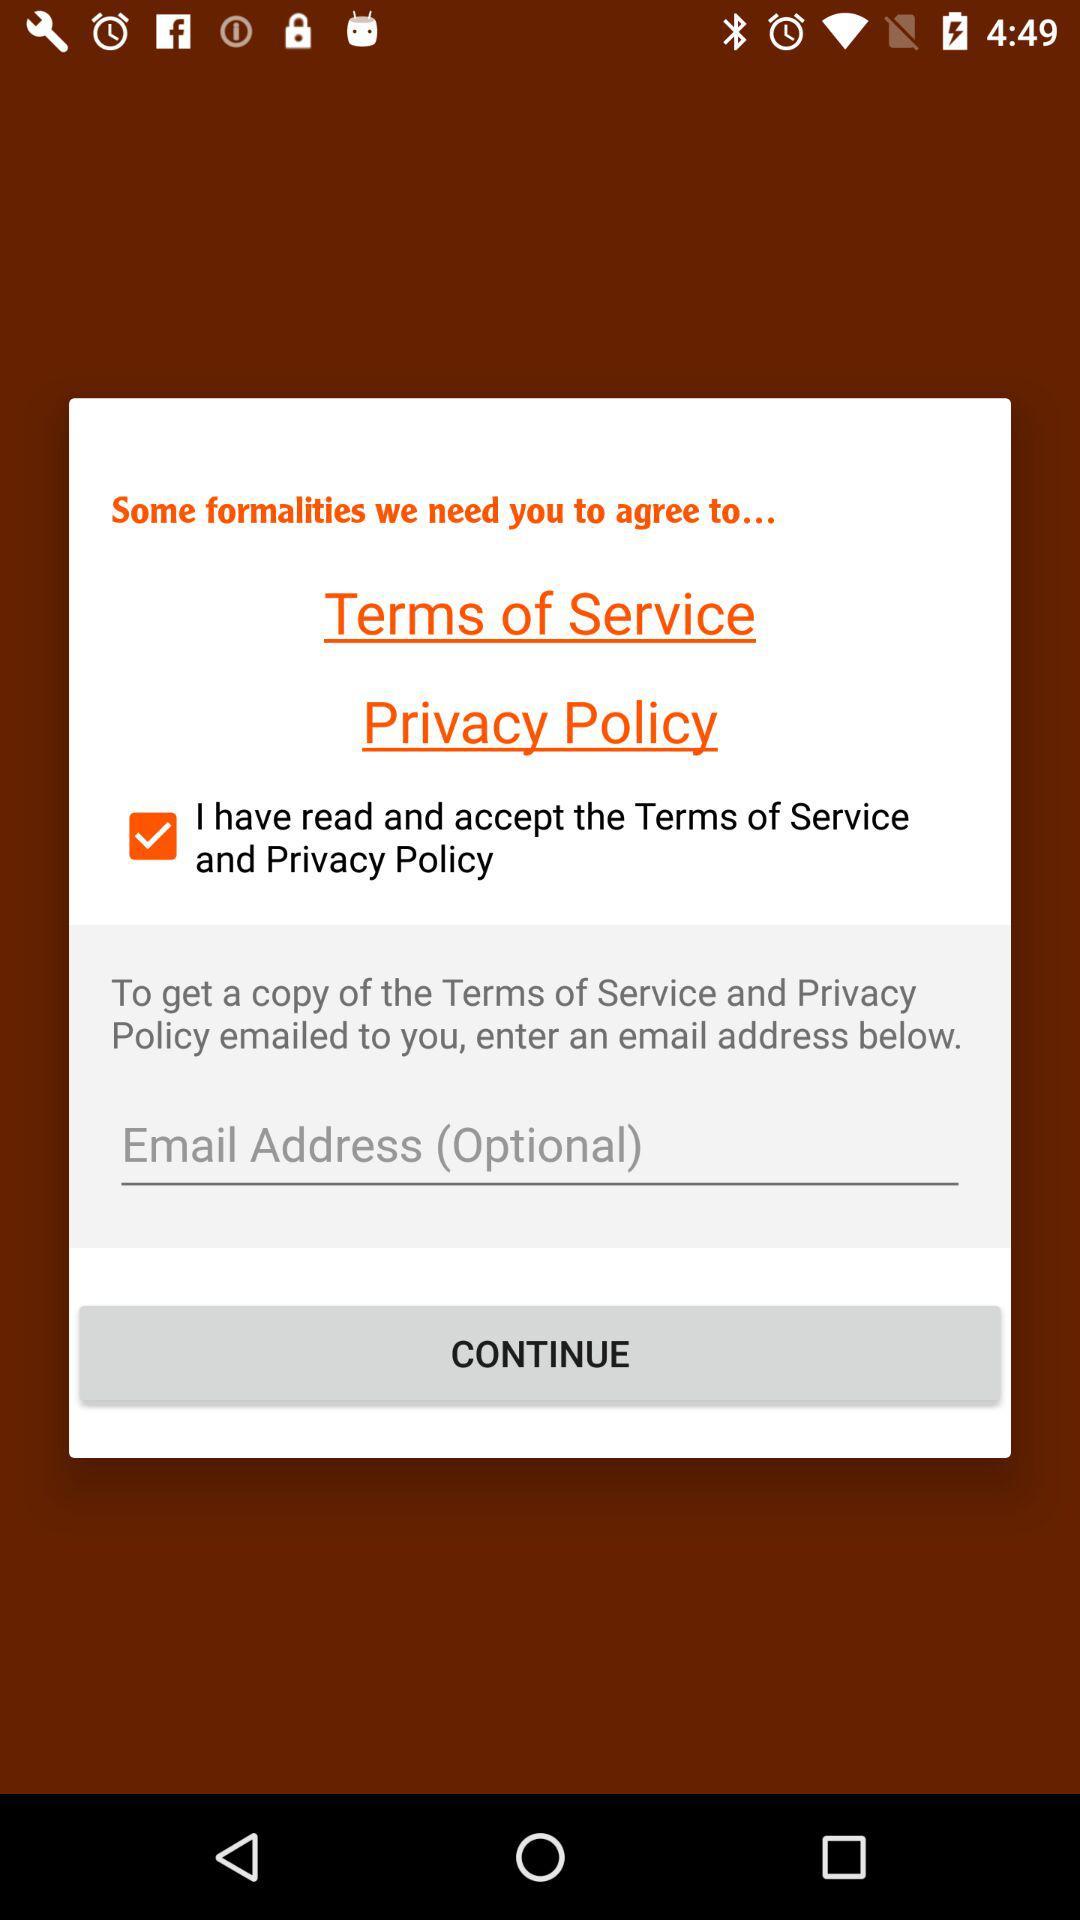 Image resolution: width=1080 pixels, height=1920 pixels. What do you see at coordinates (540, 1146) in the screenshot?
I see `the item above the continue` at bounding box center [540, 1146].